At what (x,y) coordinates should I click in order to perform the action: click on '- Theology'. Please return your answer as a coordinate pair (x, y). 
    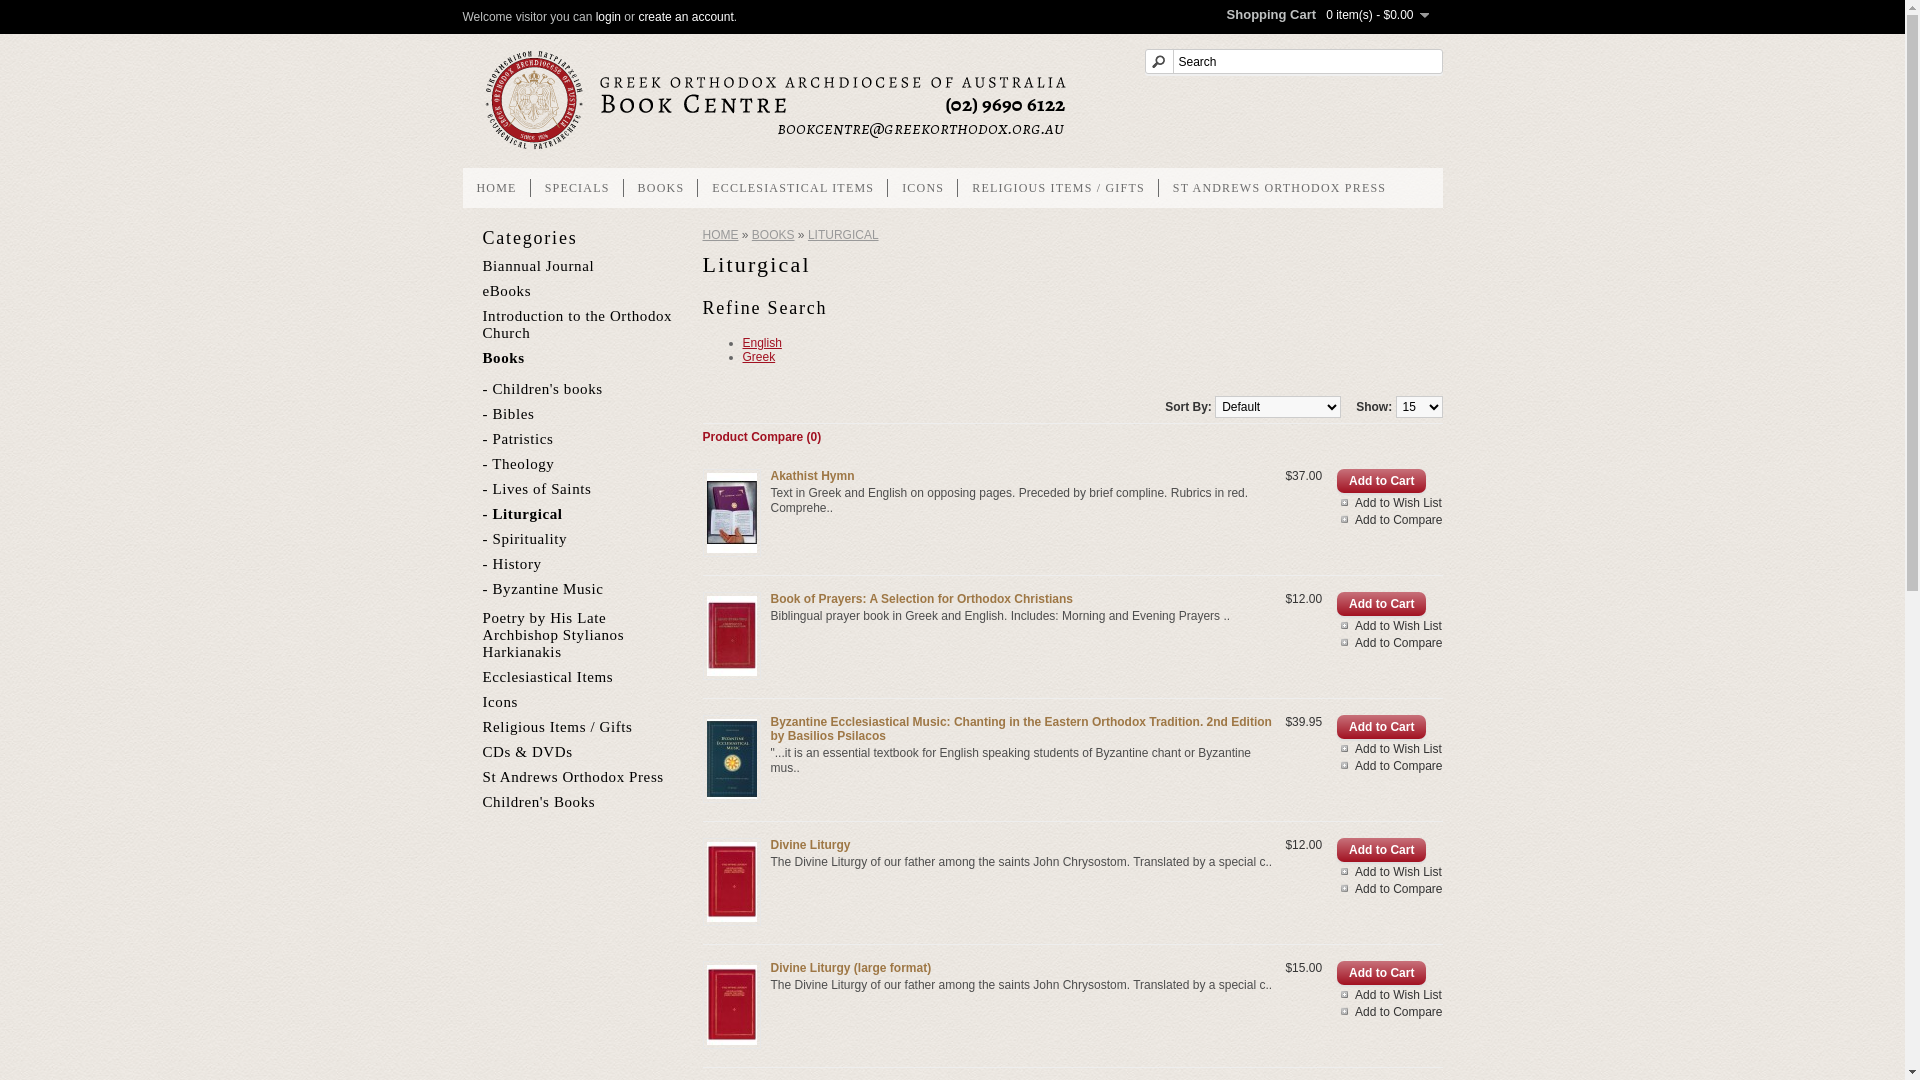
    Looking at the image, I should click on (580, 464).